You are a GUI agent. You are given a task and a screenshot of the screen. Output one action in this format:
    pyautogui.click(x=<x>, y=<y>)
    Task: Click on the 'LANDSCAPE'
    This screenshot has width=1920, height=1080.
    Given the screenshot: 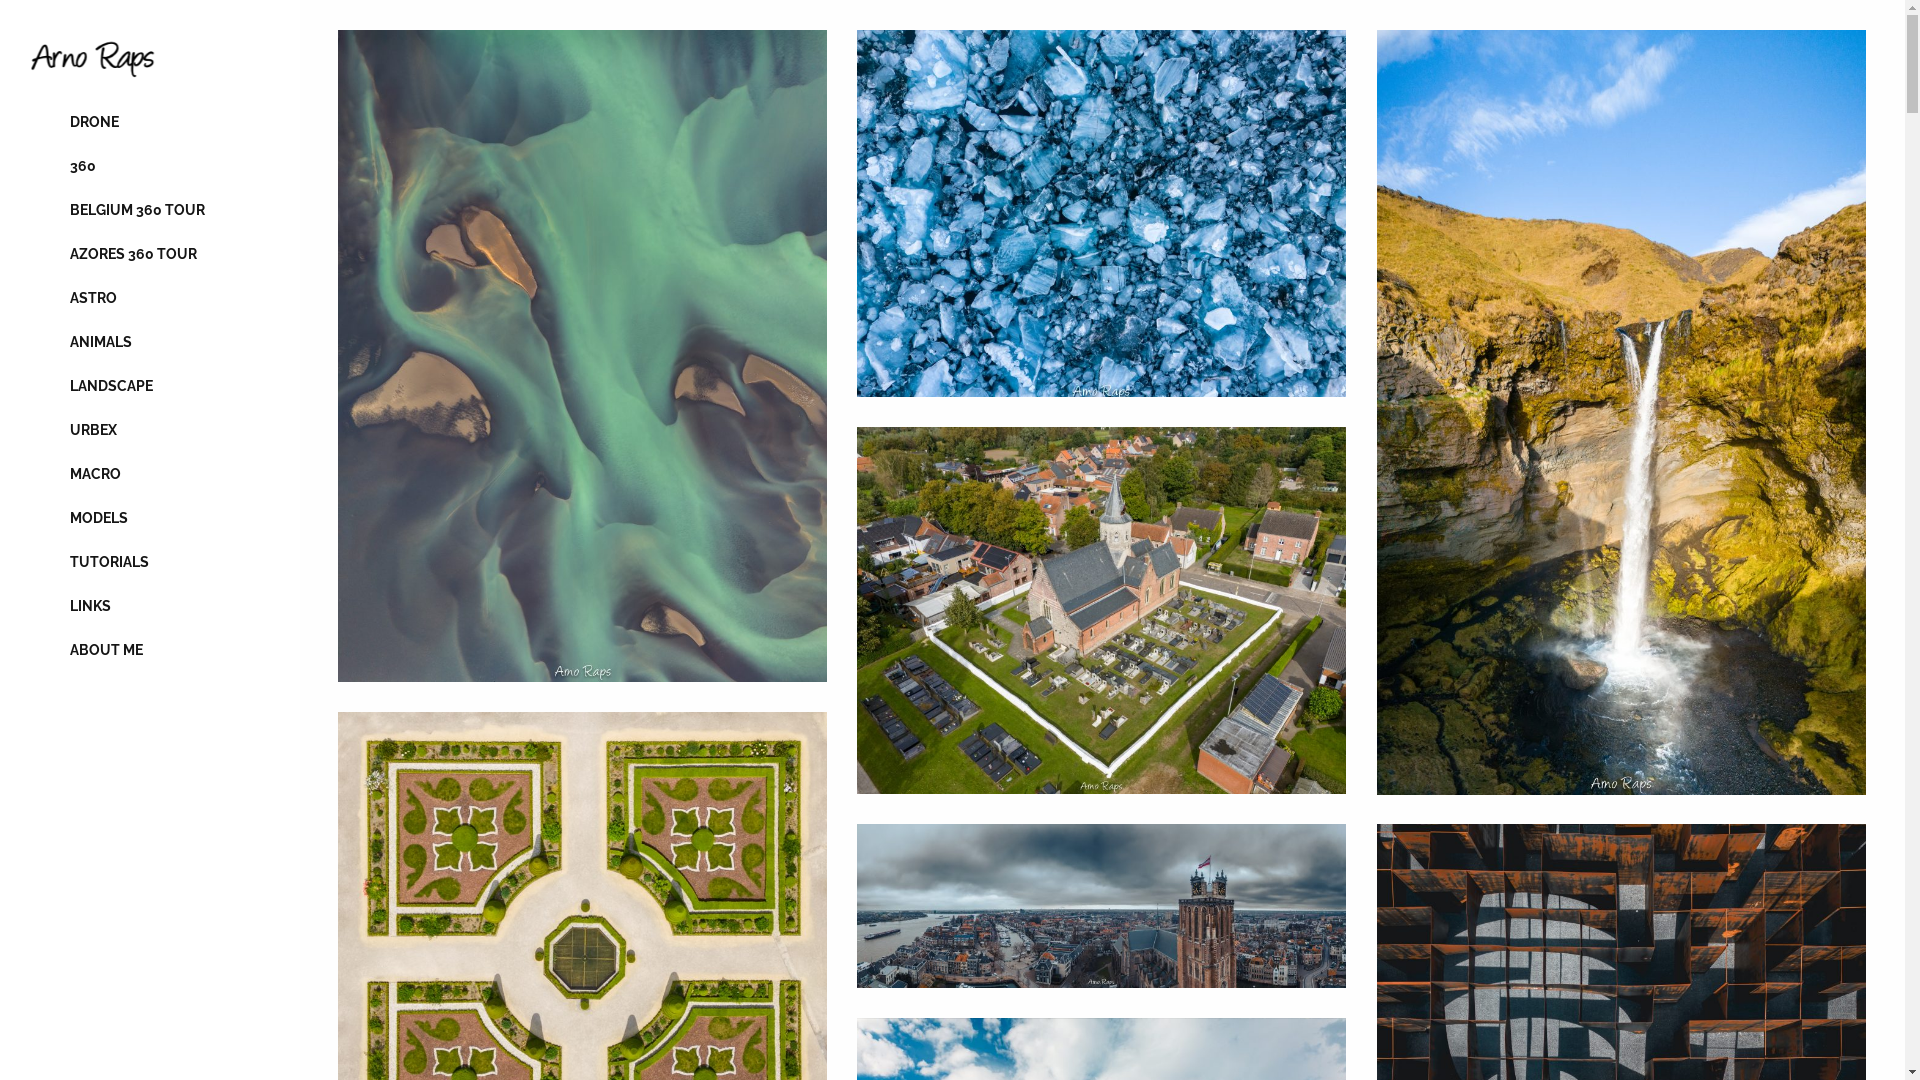 What is the action you would take?
    pyautogui.click(x=148, y=385)
    